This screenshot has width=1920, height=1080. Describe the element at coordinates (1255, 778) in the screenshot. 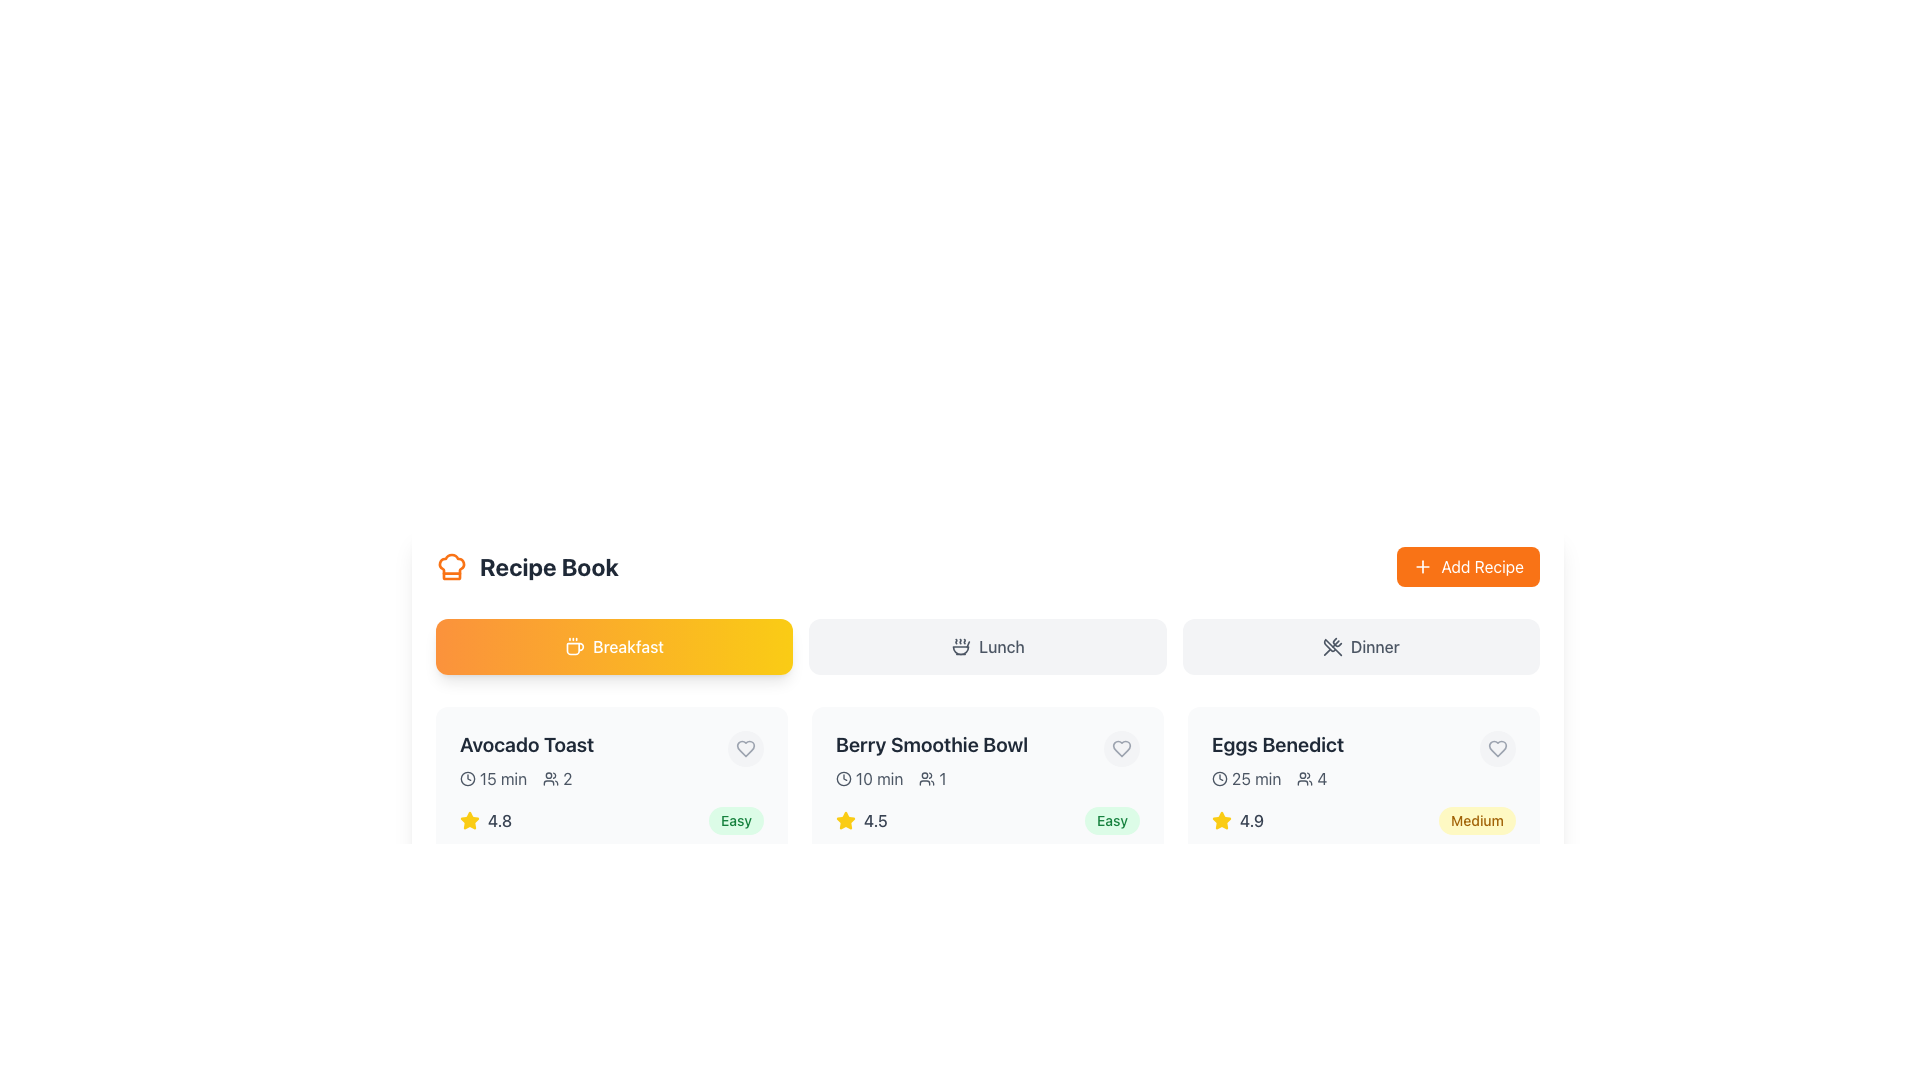

I see `the text label displaying the duration '25 min', located beneath the title 'Eggs Benedict' and to the right of the clock icon in the dinner section` at that location.